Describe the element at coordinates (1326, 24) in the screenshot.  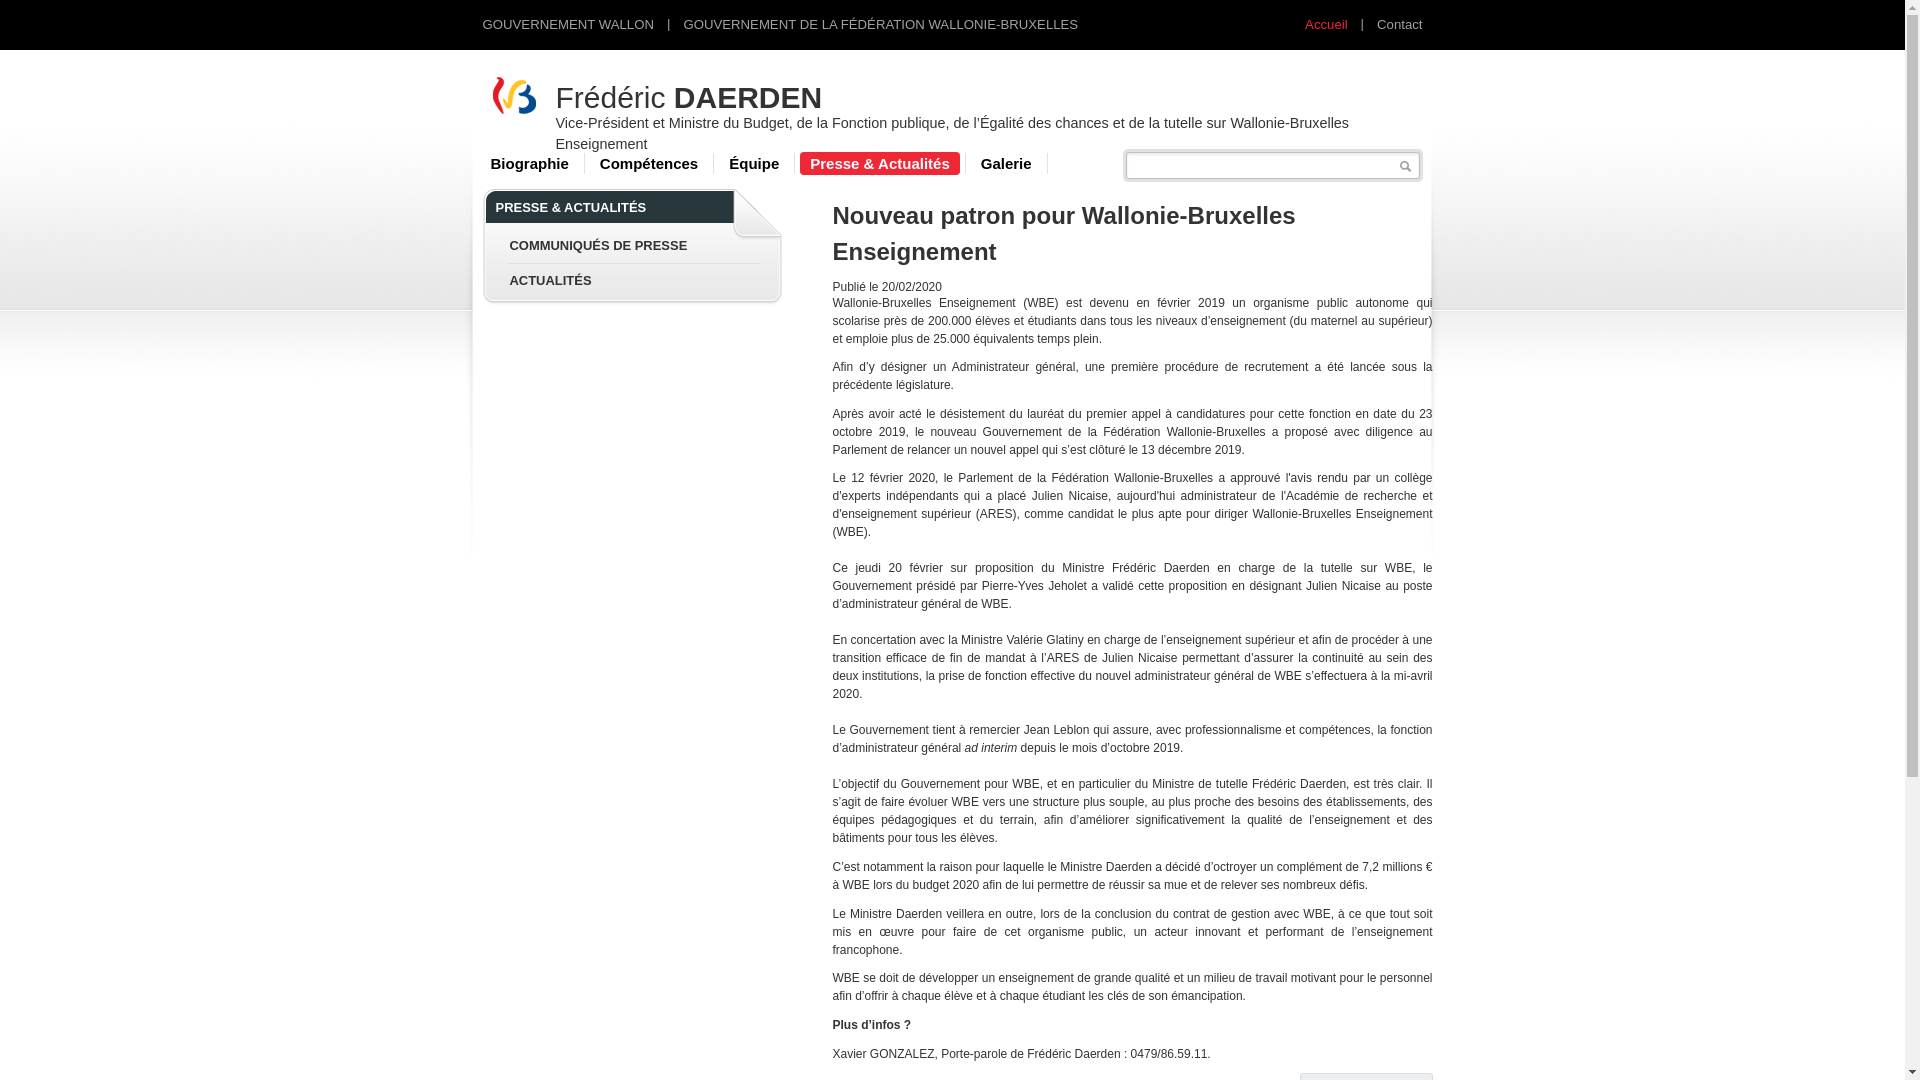
I see `'Accueil'` at that location.